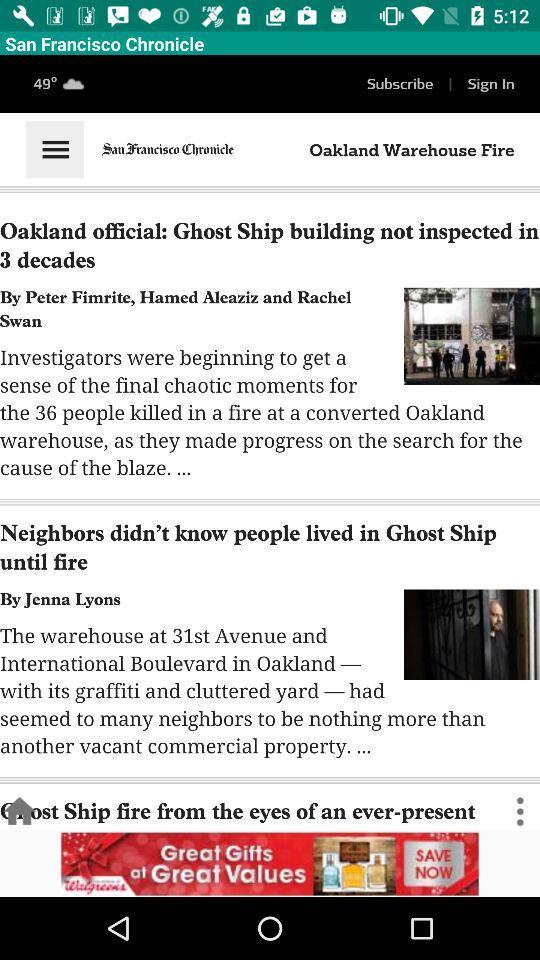 The image size is (540, 960). I want to click on open an advertisements, so click(270, 863).